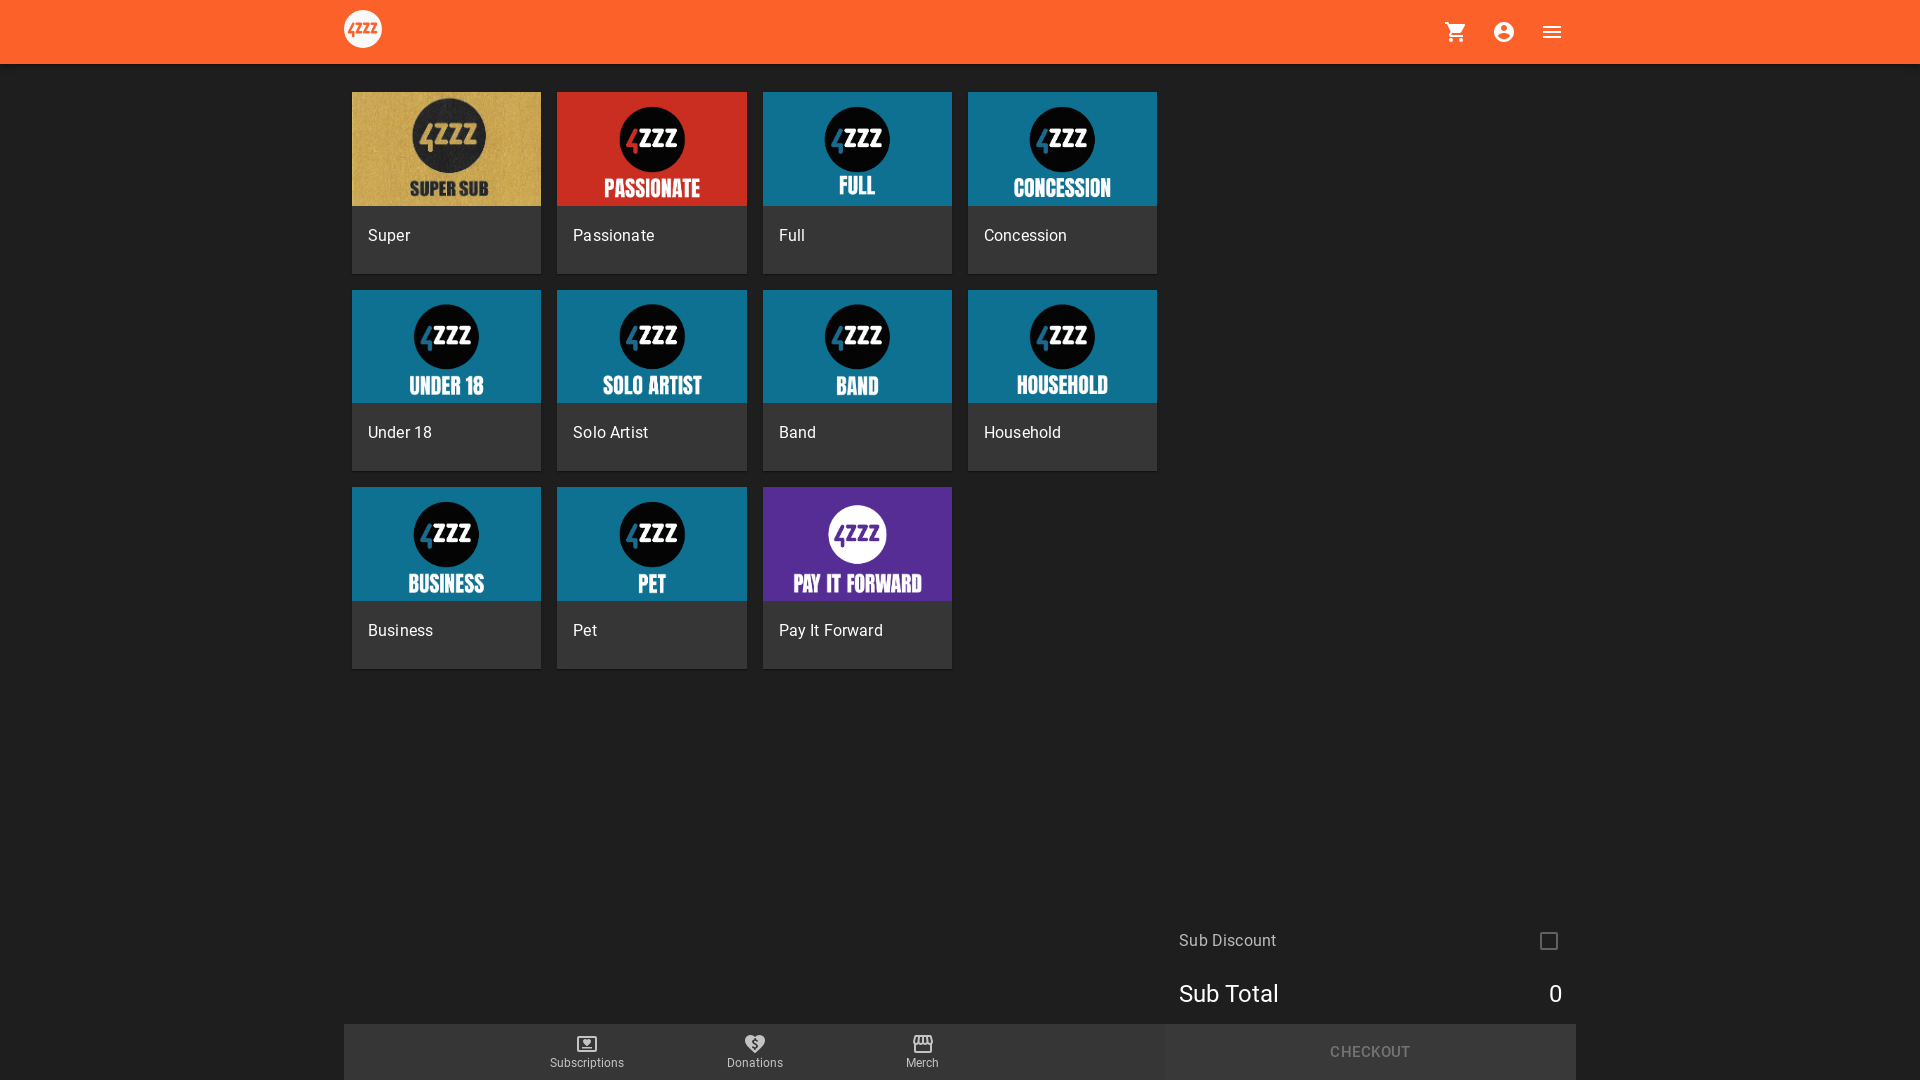 The image size is (1920, 1080). Describe the element at coordinates (651, 578) in the screenshot. I see `'Pet'` at that location.